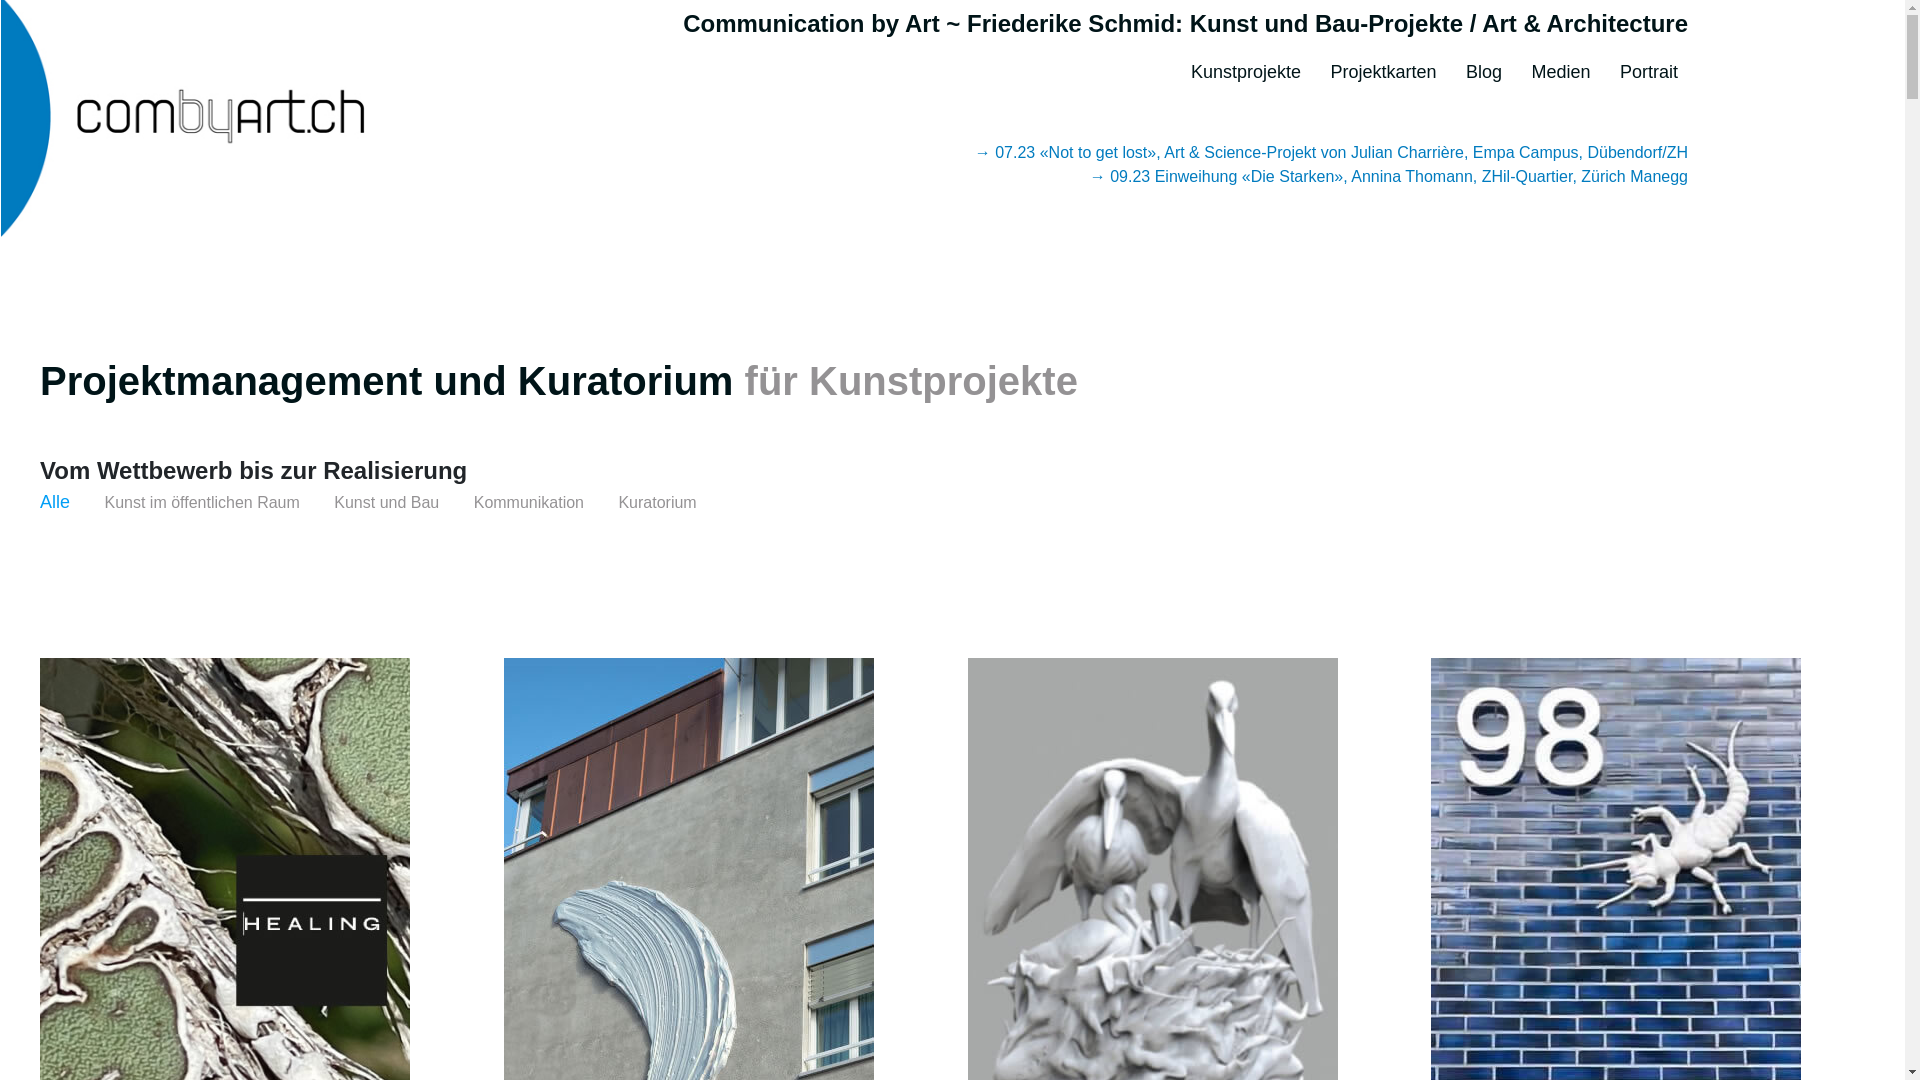 The width and height of the screenshot is (1920, 1080). Describe the element at coordinates (1649, 64) in the screenshot. I see `'Portrait'` at that location.